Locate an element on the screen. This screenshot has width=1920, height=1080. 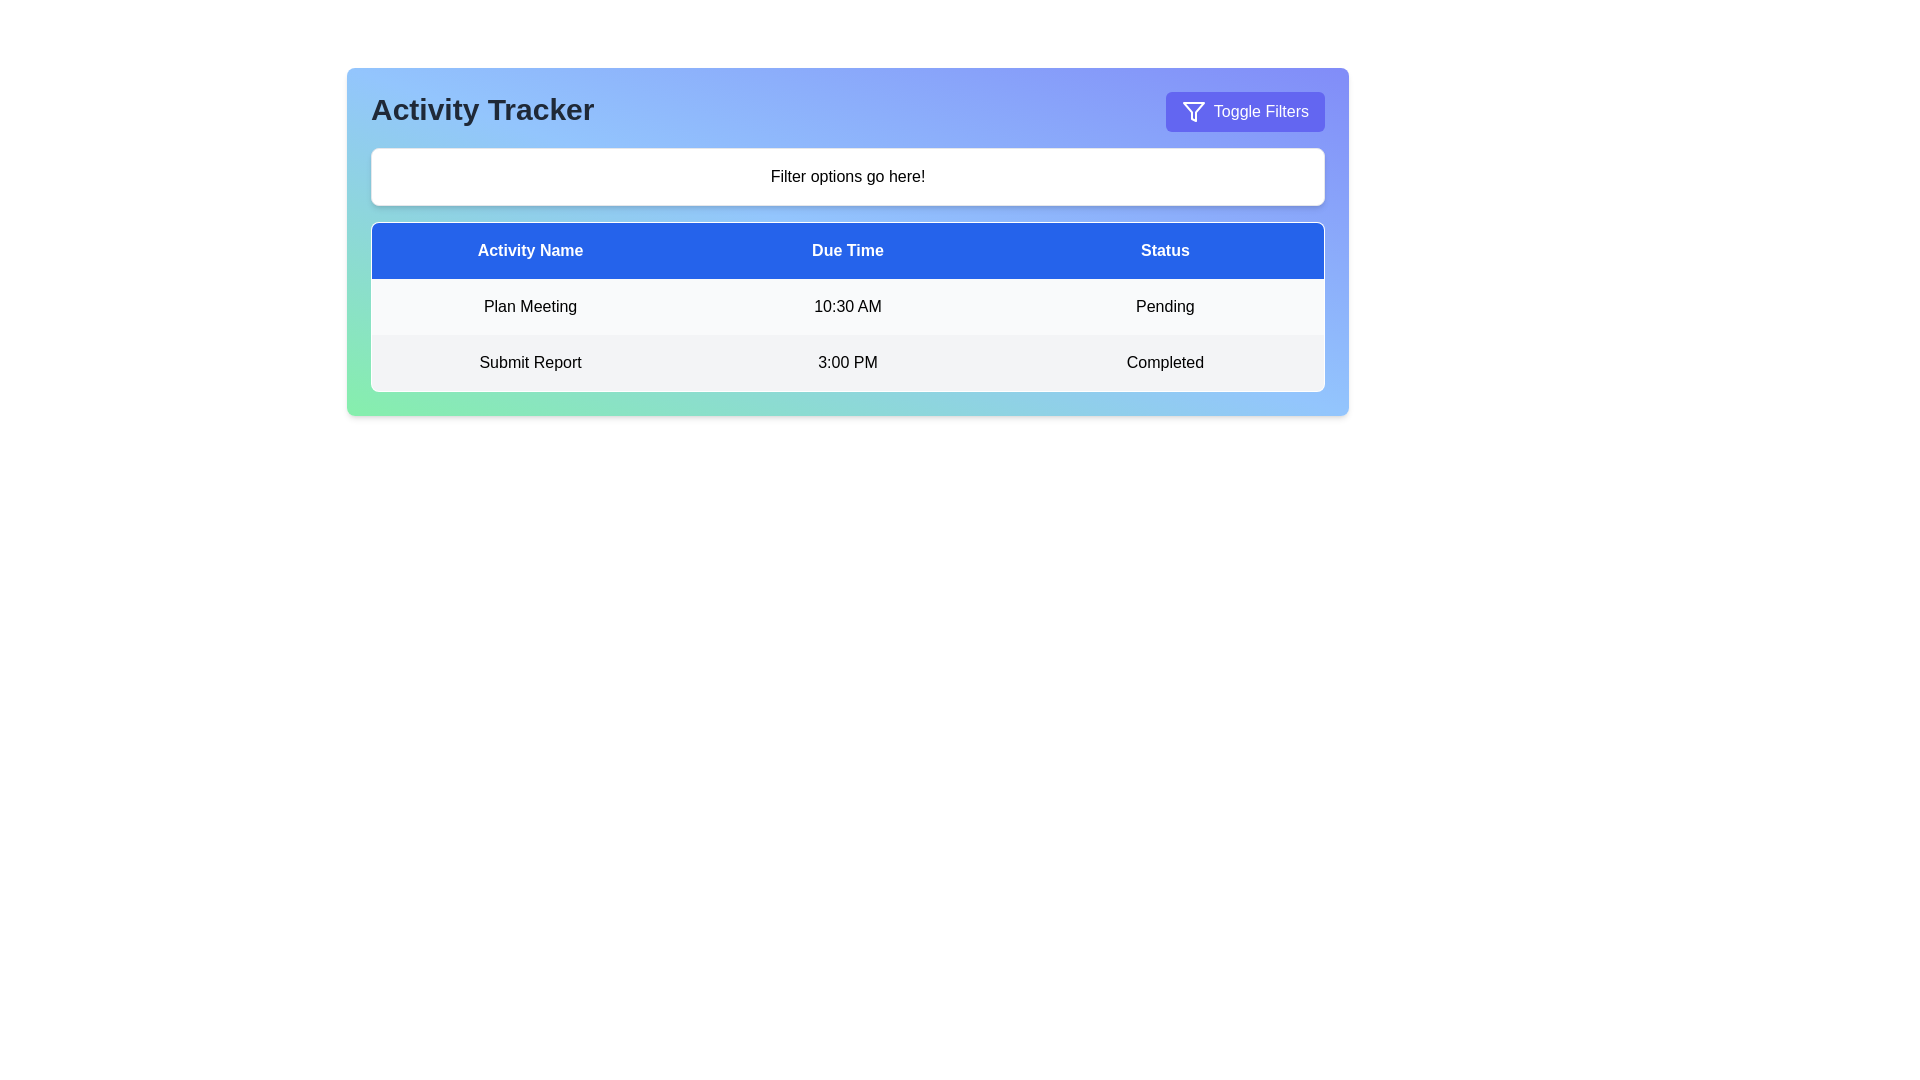
the first row of the task summary table containing the texts 'Plan Meeting', '10:30 AM', and 'Pending' is located at coordinates (848, 307).